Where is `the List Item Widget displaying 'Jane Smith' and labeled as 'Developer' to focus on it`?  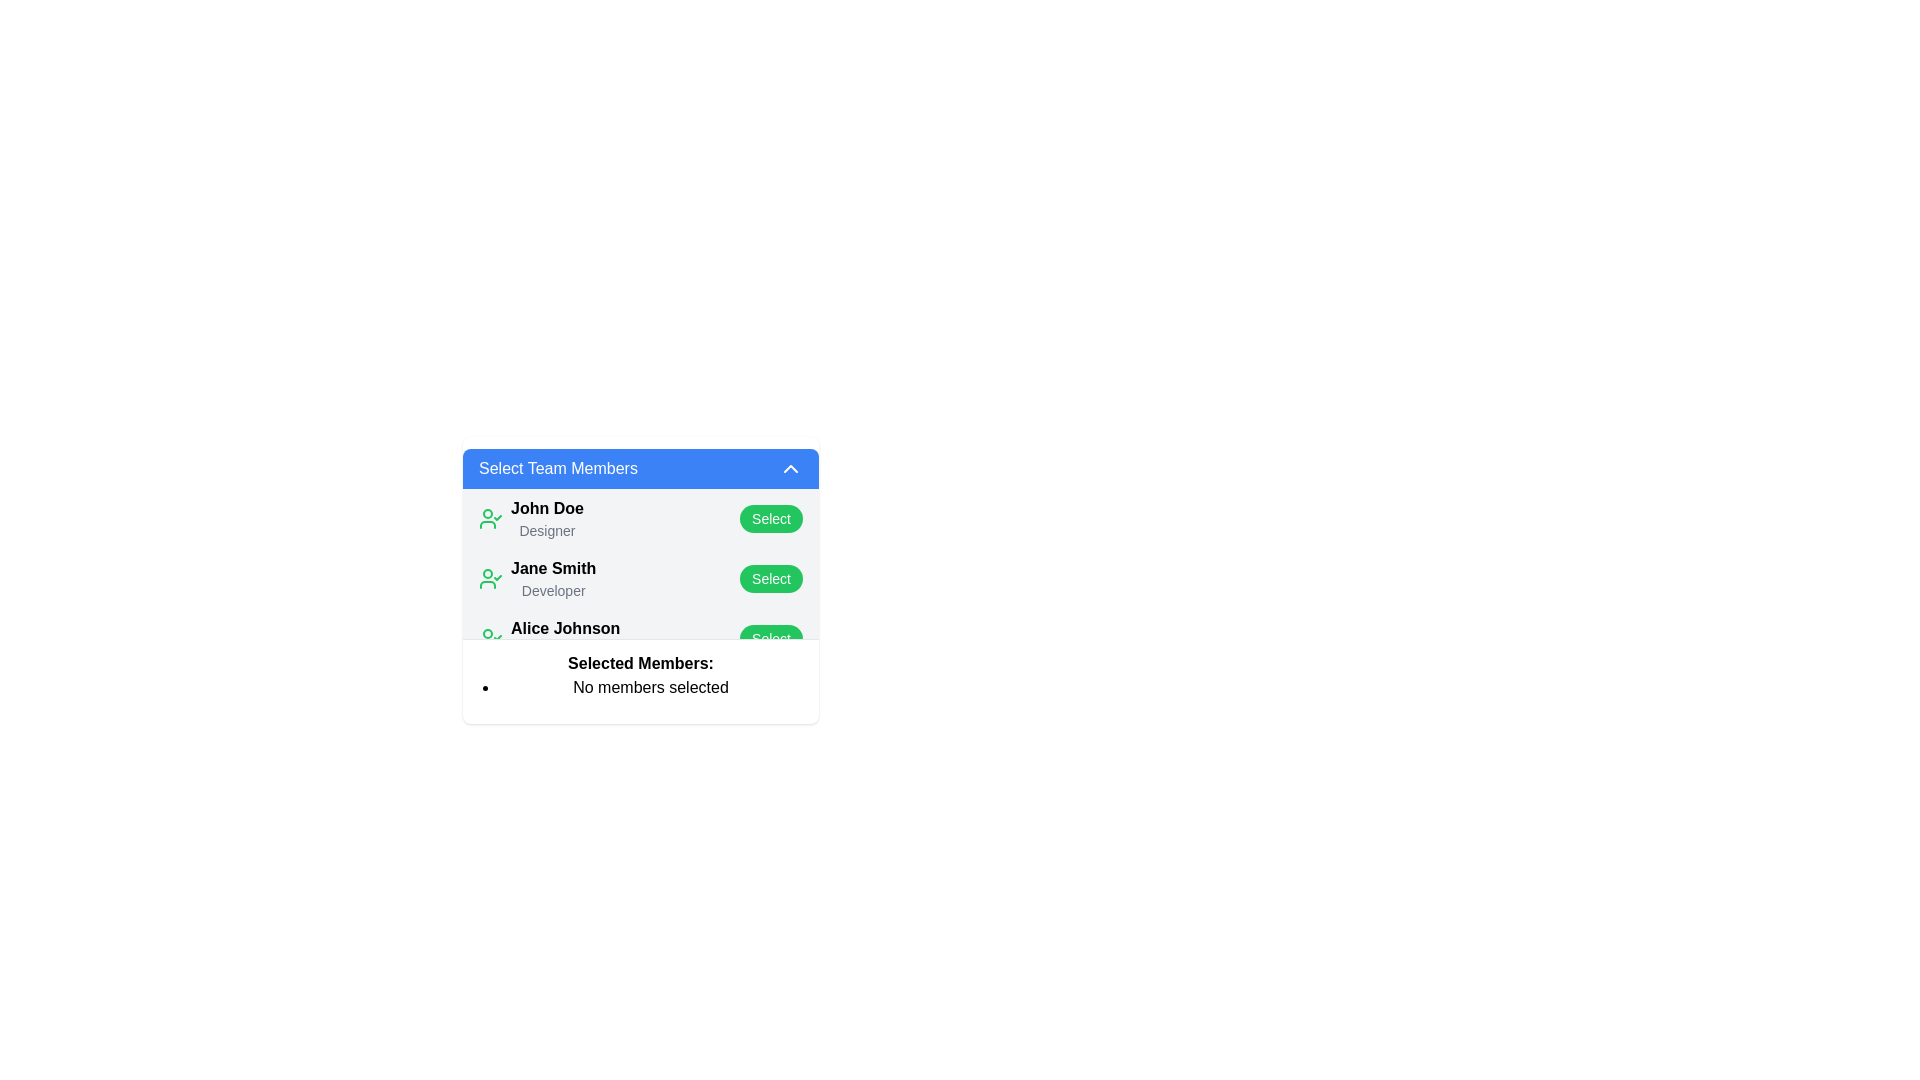 the List Item Widget displaying 'Jane Smith' and labeled as 'Developer' to focus on it is located at coordinates (537, 578).